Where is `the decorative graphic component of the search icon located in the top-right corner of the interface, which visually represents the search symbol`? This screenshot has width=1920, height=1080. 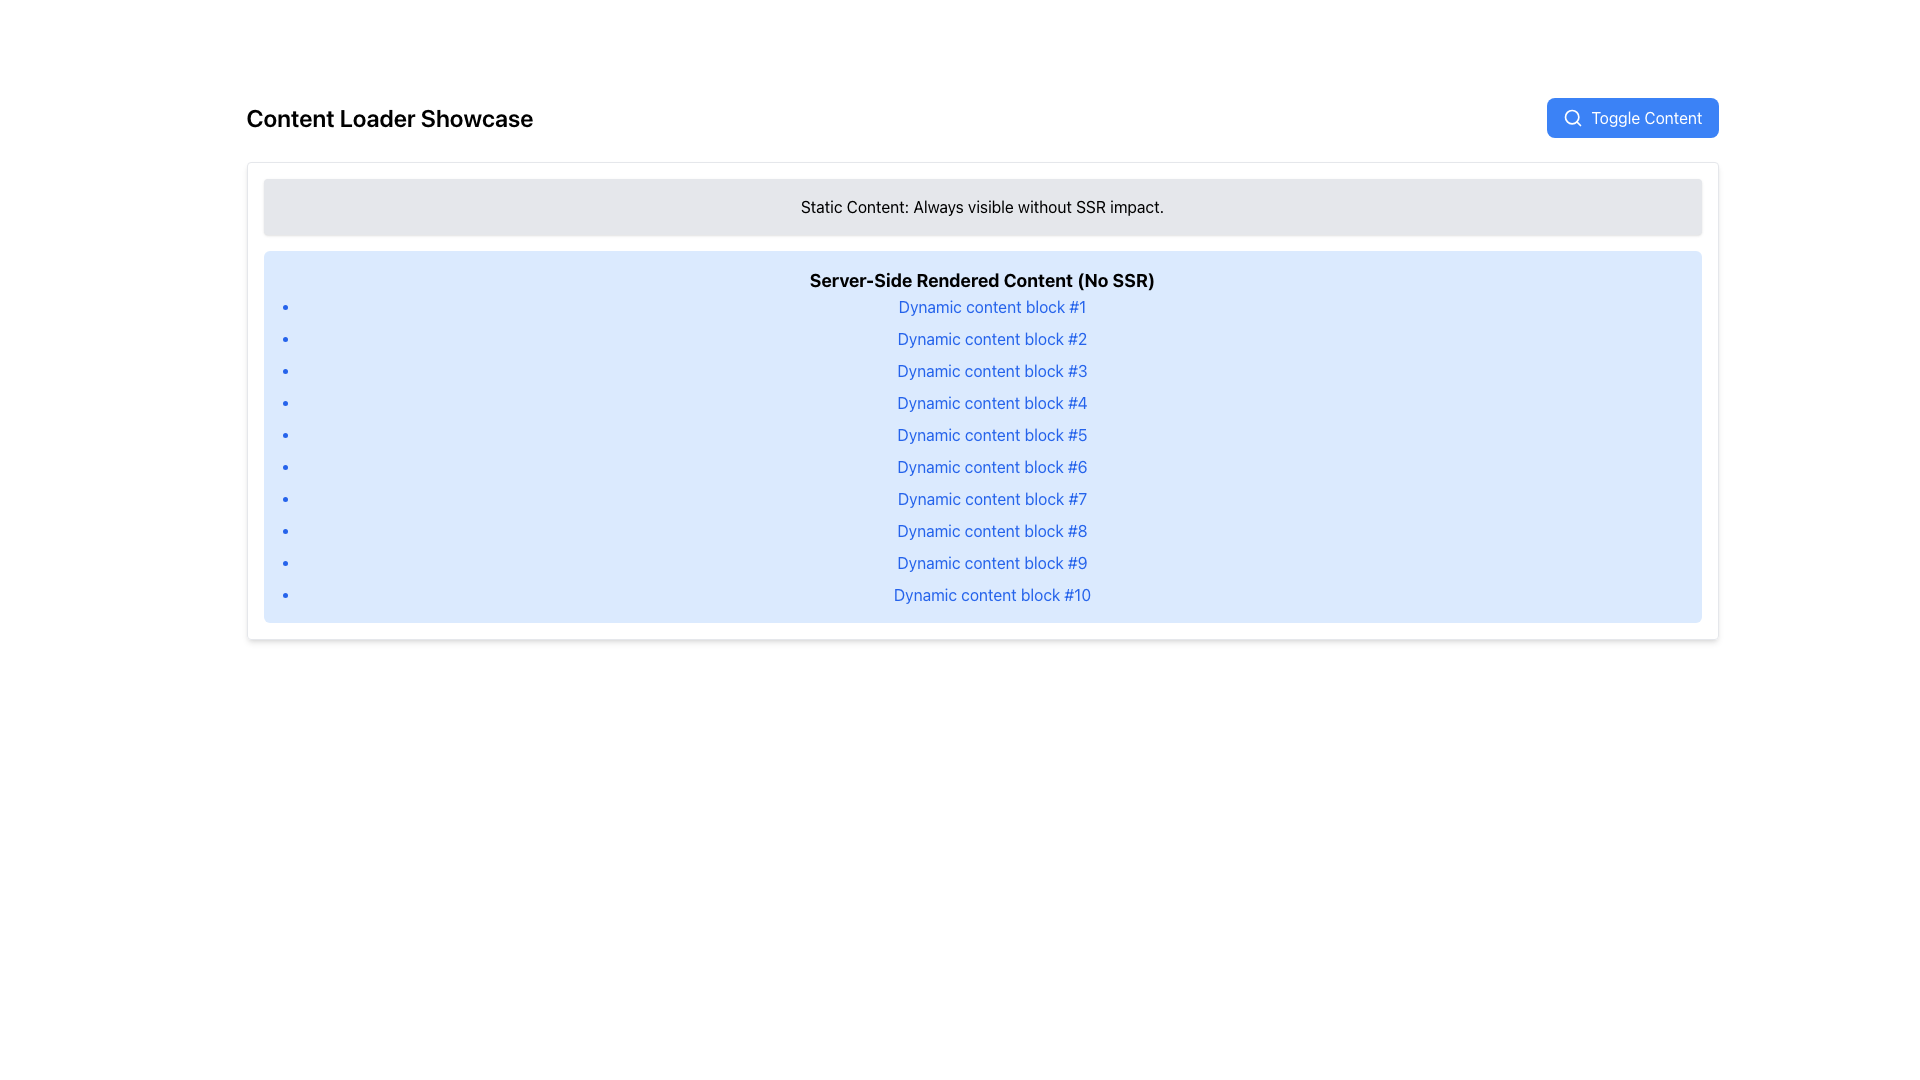 the decorative graphic component of the search icon located in the top-right corner of the interface, which visually represents the search symbol is located at coordinates (1571, 117).